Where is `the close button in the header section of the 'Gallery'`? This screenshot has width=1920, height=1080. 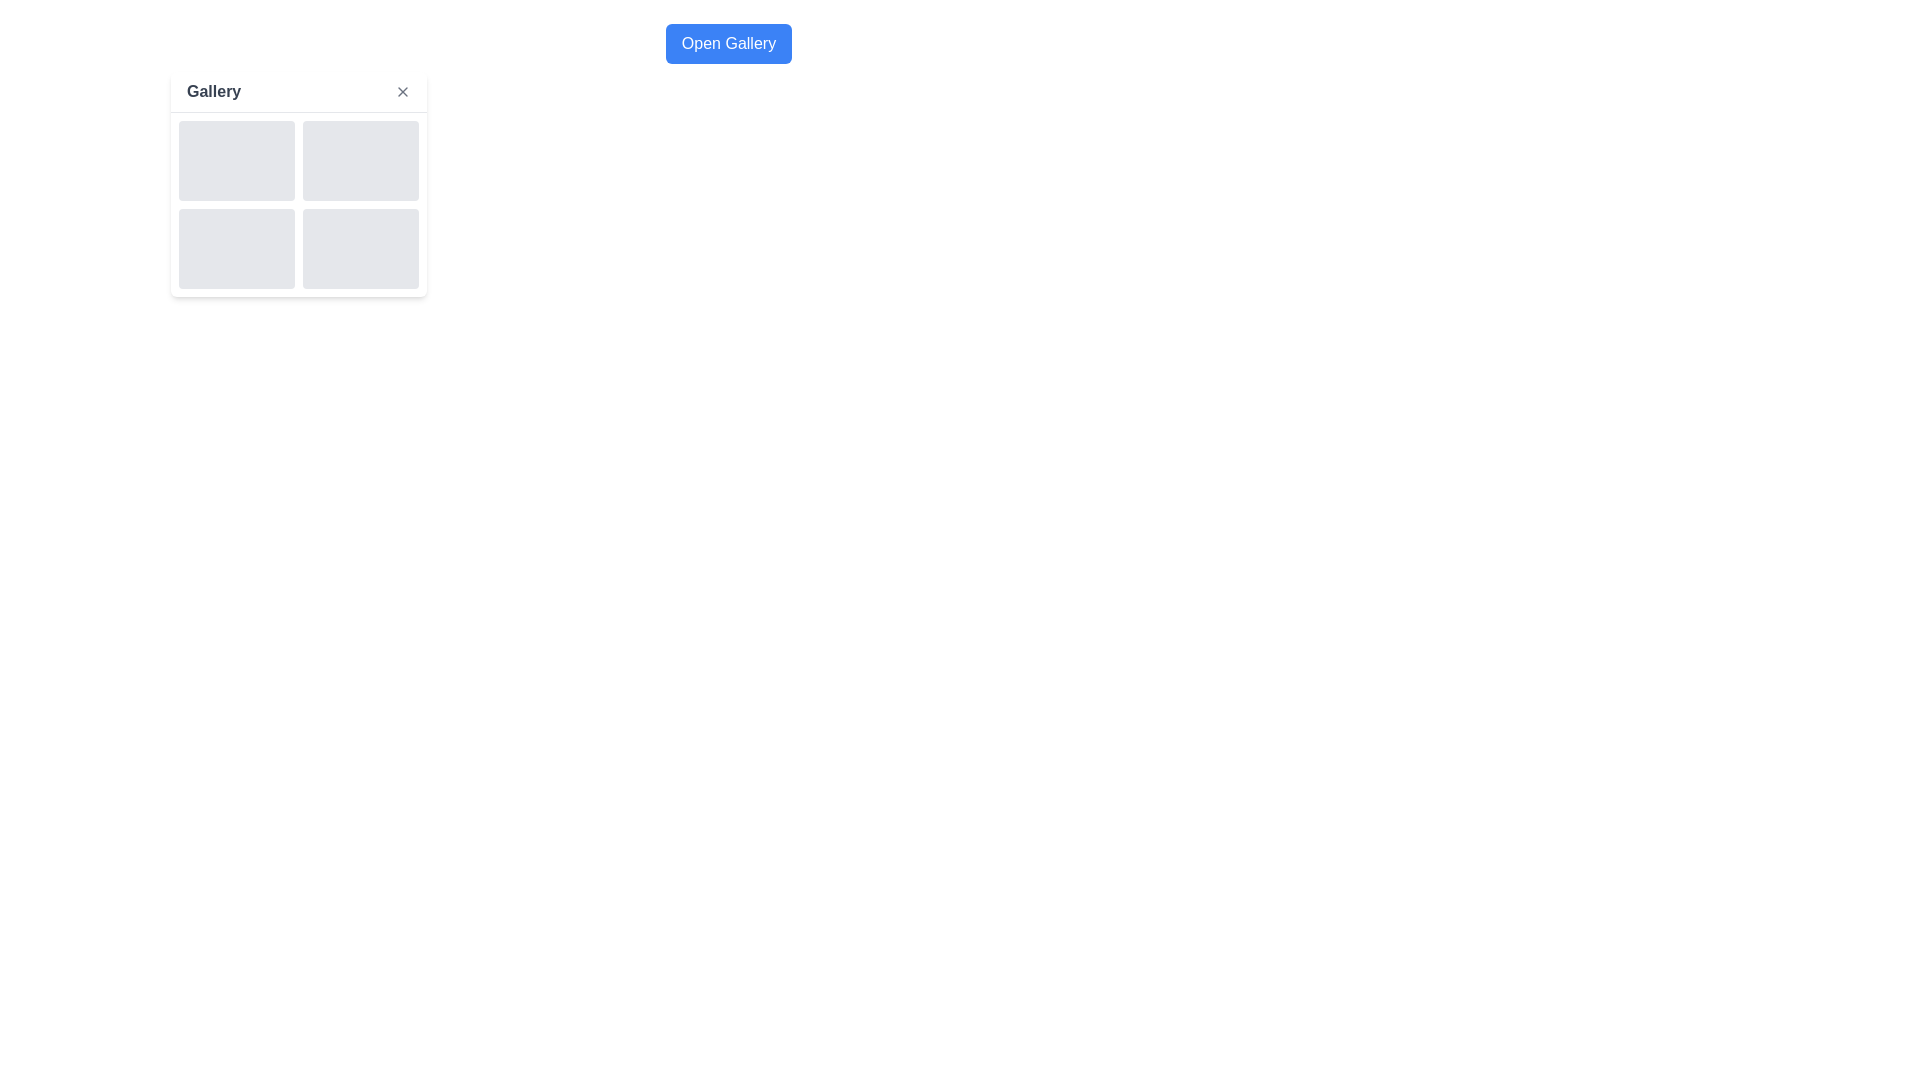 the close button in the header section of the 'Gallery' is located at coordinates (402, 92).